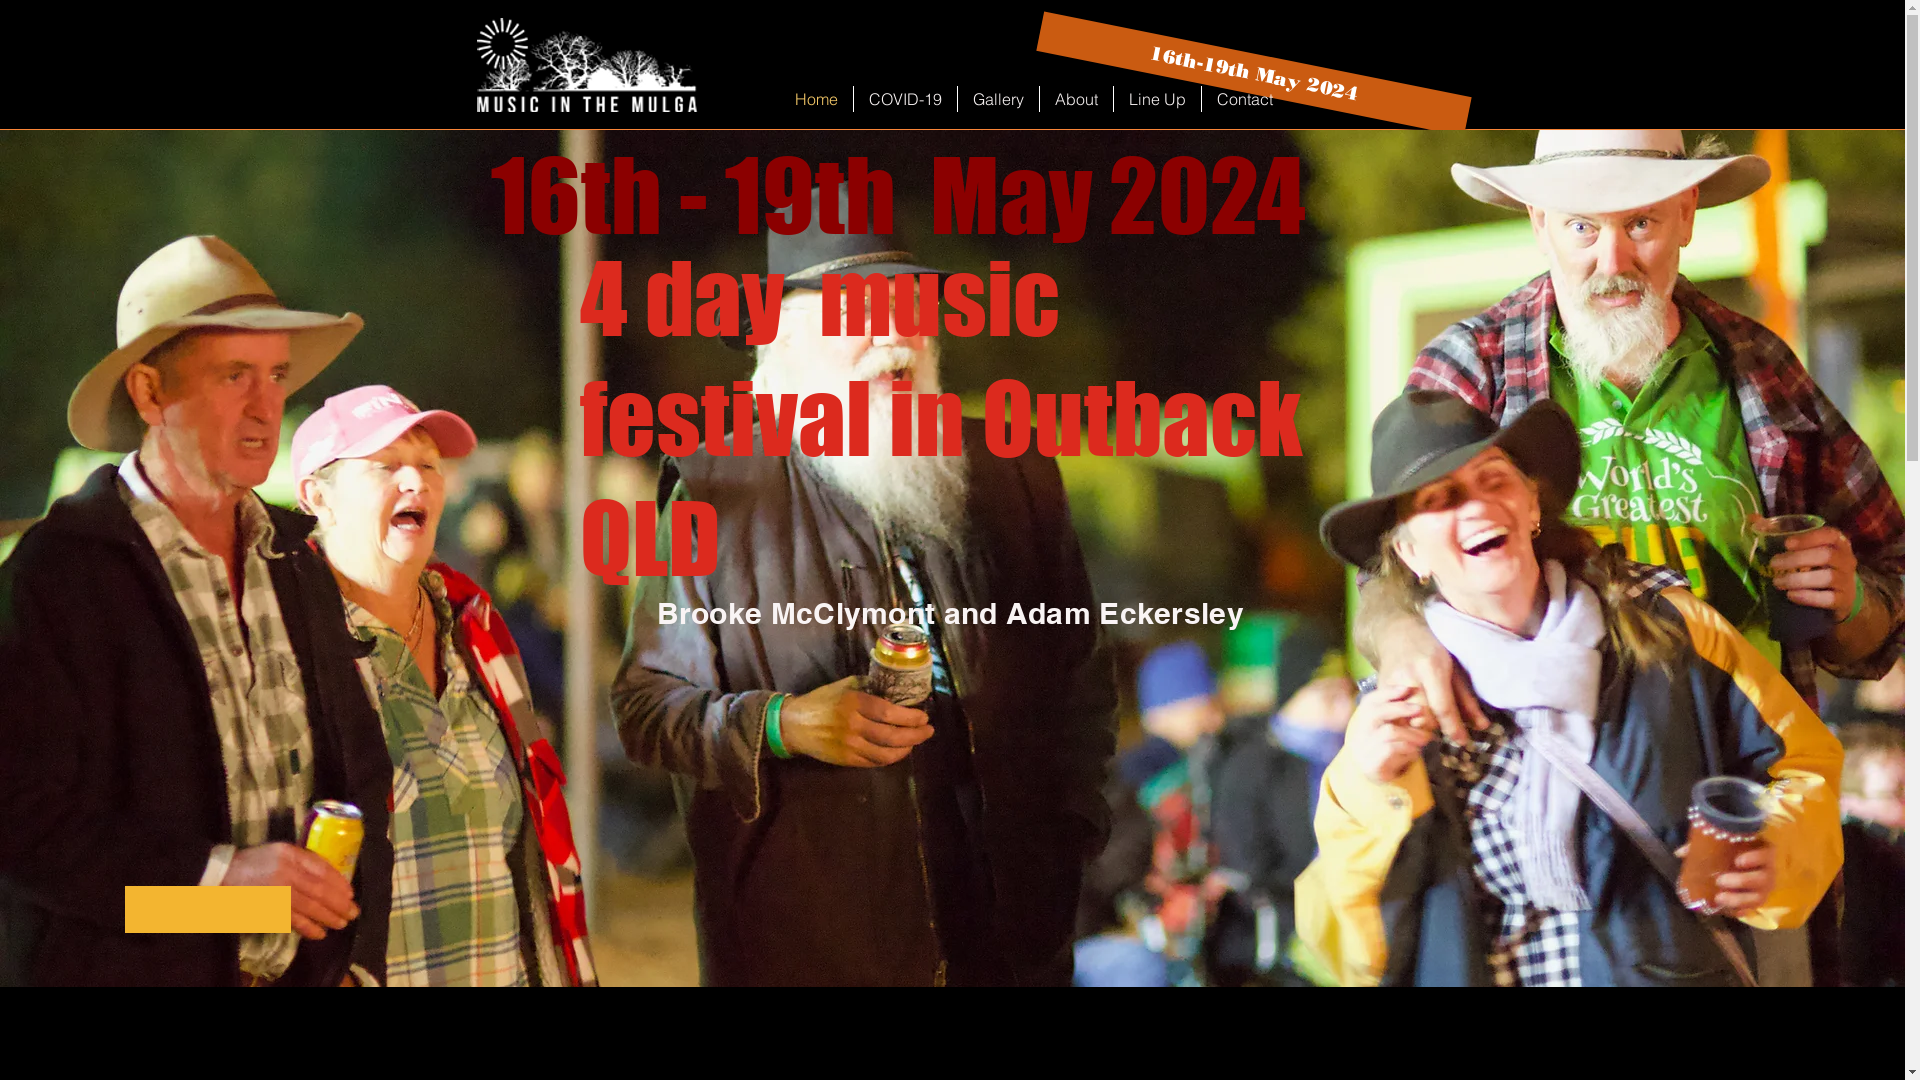 The width and height of the screenshot is (1920, 1080). What do you see at coordinates (1075, 99) in the screenshot?
I see `'About'` at bounding box center [1075, 99].